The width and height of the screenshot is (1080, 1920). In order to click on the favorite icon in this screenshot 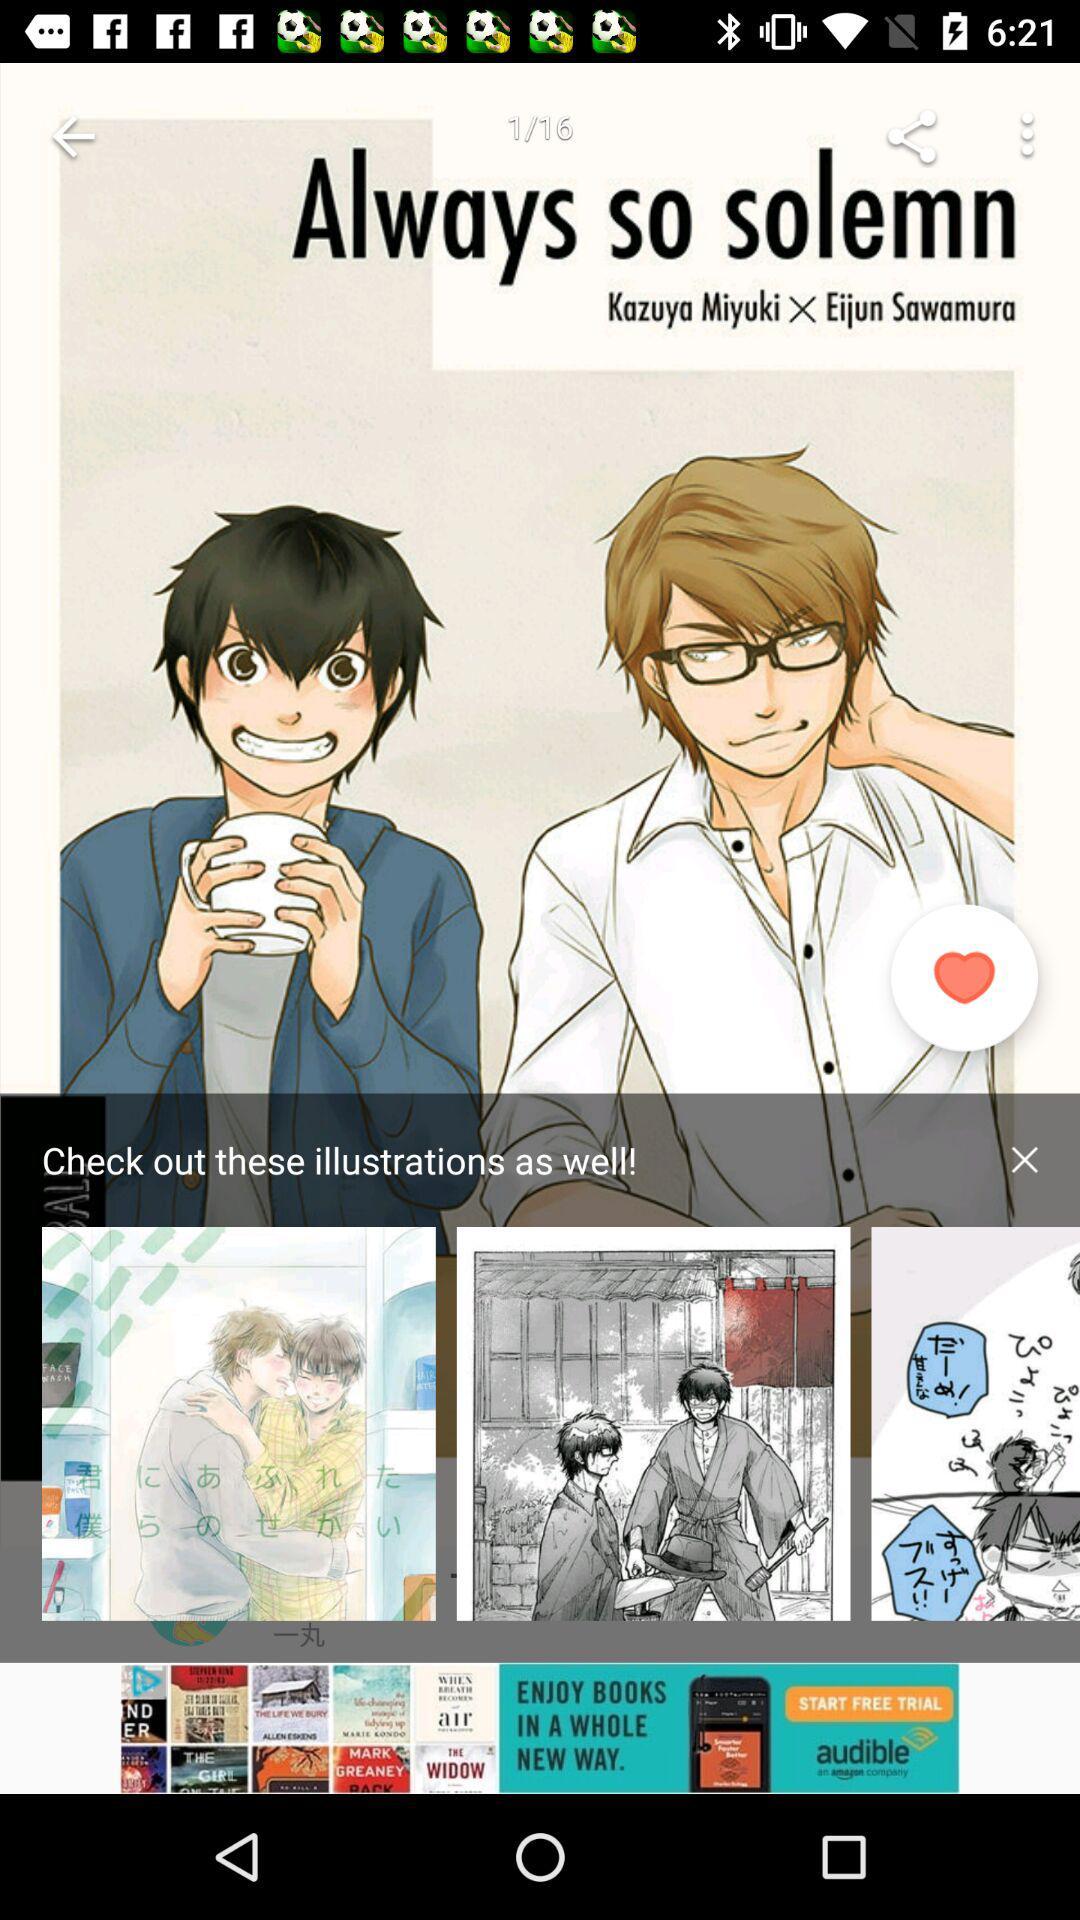, I will do `click(963, 978)`.